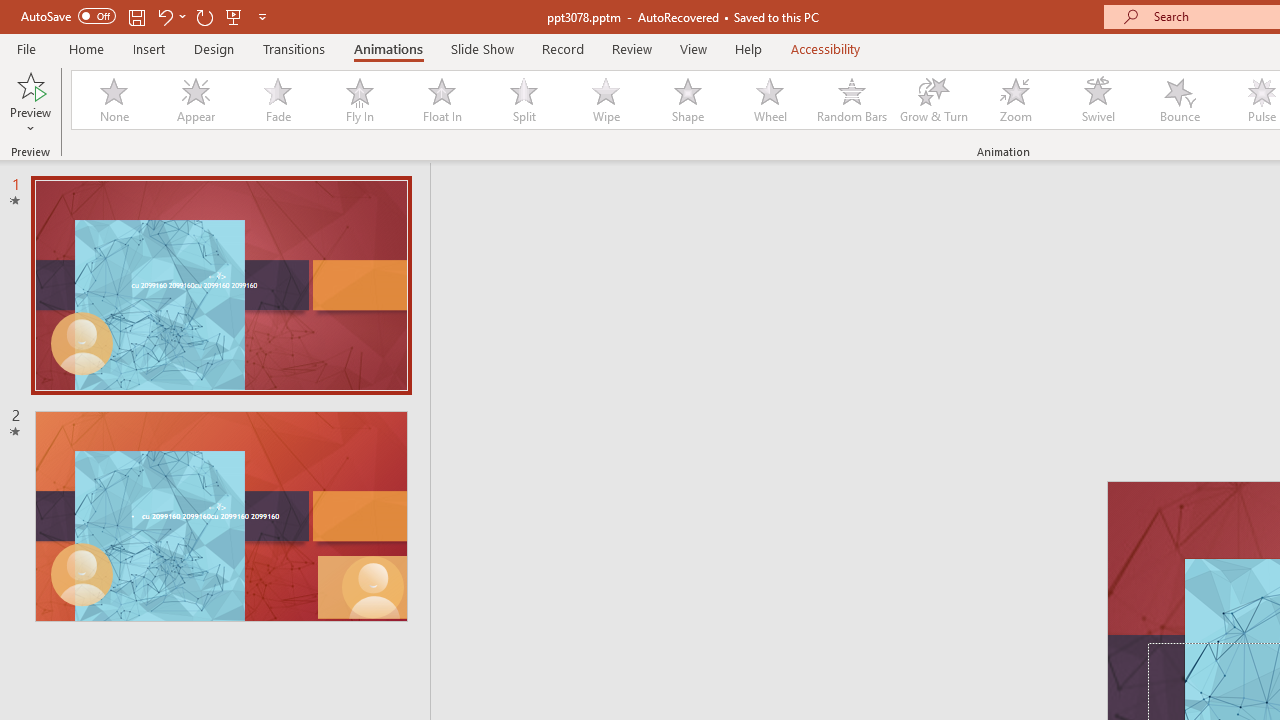 Image resolution: width=1280 pixels, height=720 pixels. I want to click on 'Wheel', so click(769, 100).